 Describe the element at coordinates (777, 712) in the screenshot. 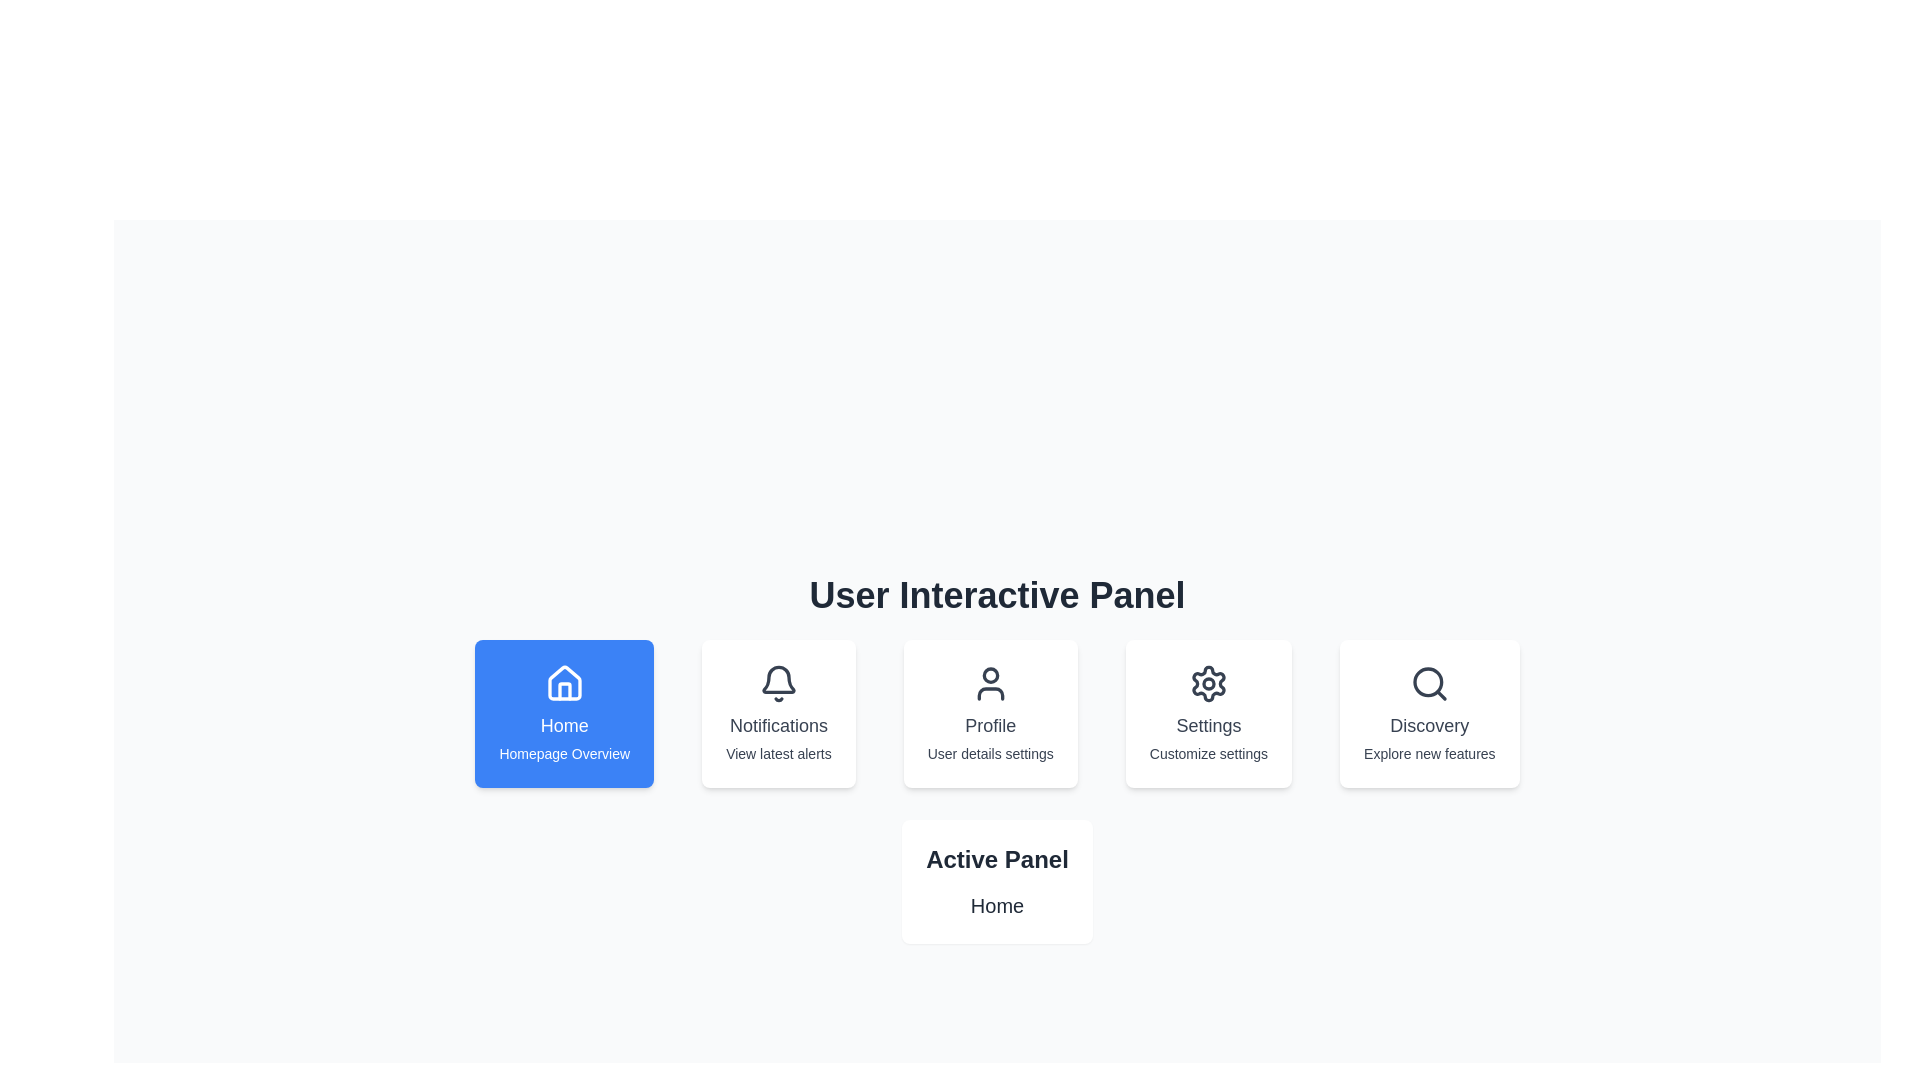

I see `the second interactive card in the row of five cards` at that location.